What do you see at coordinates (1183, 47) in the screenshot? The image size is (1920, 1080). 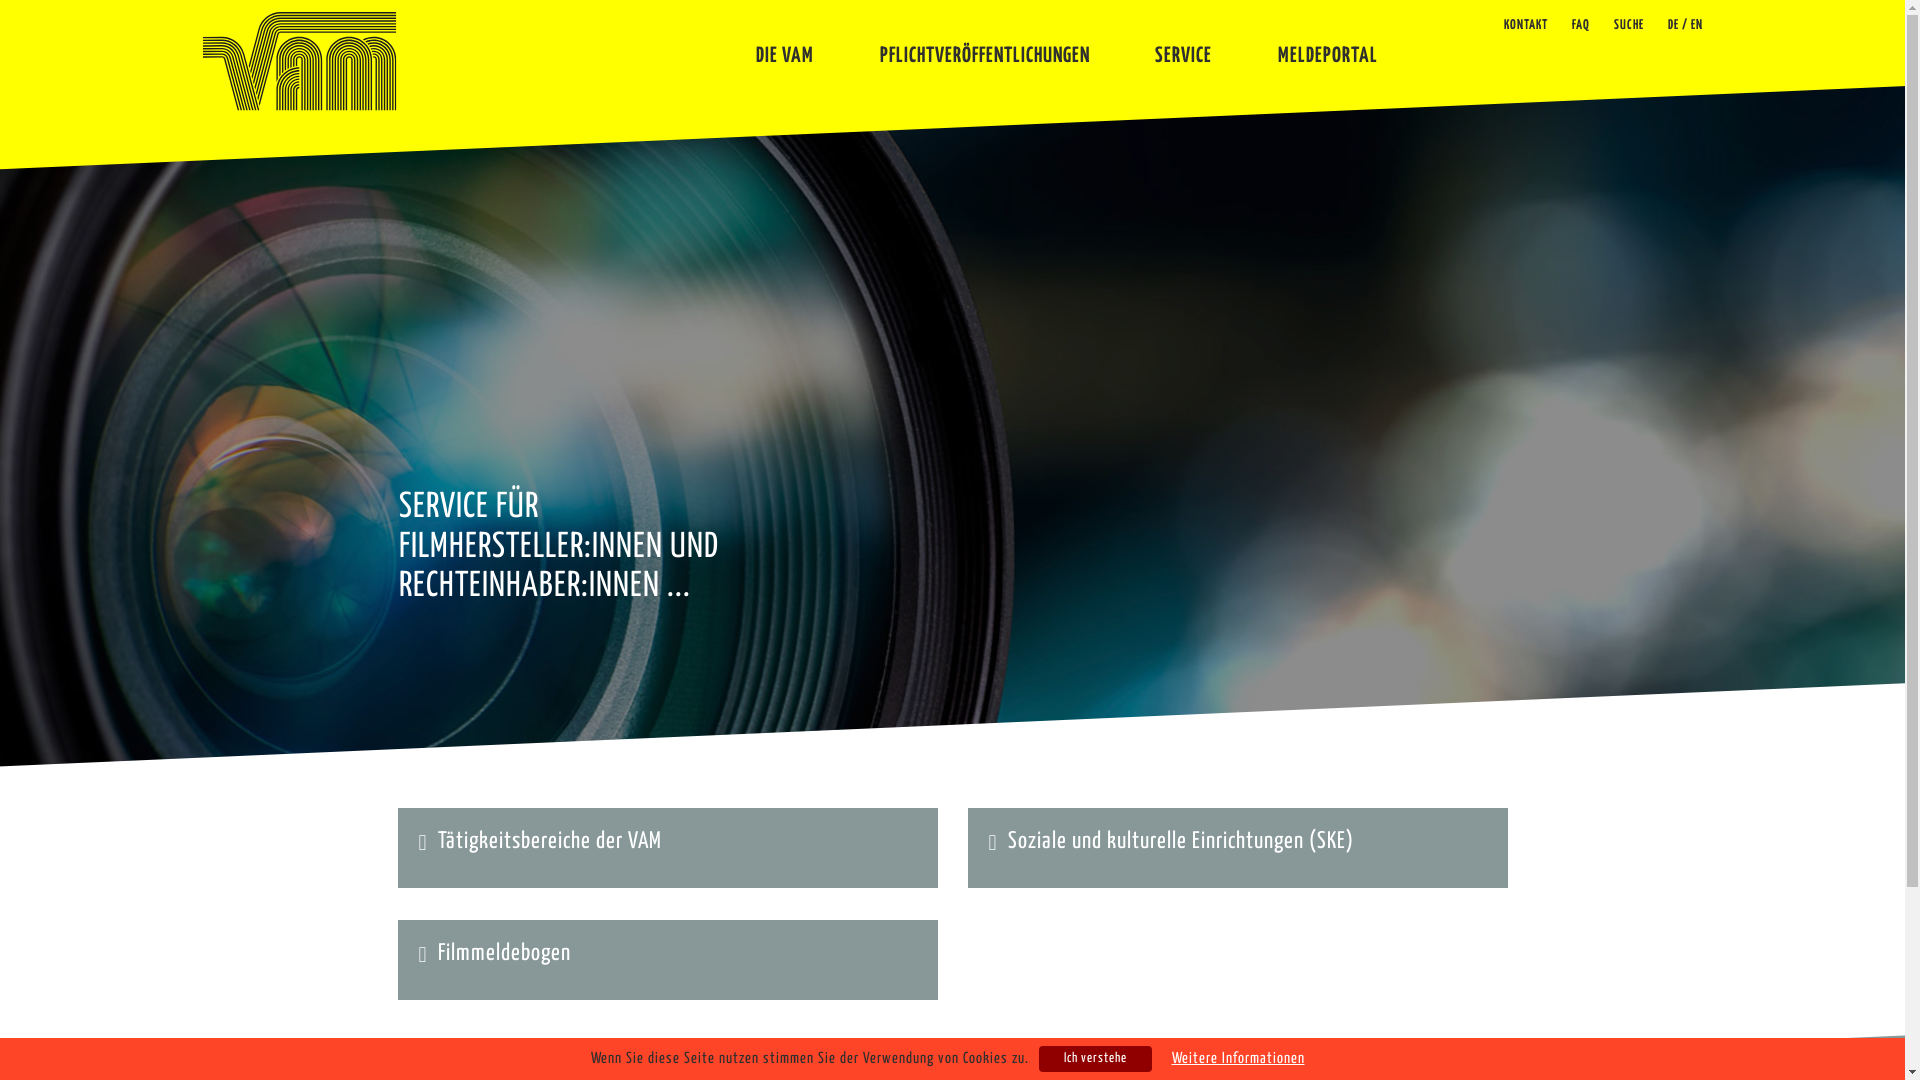 I see `'SERVICE'` at bounding box center [1183, 47].